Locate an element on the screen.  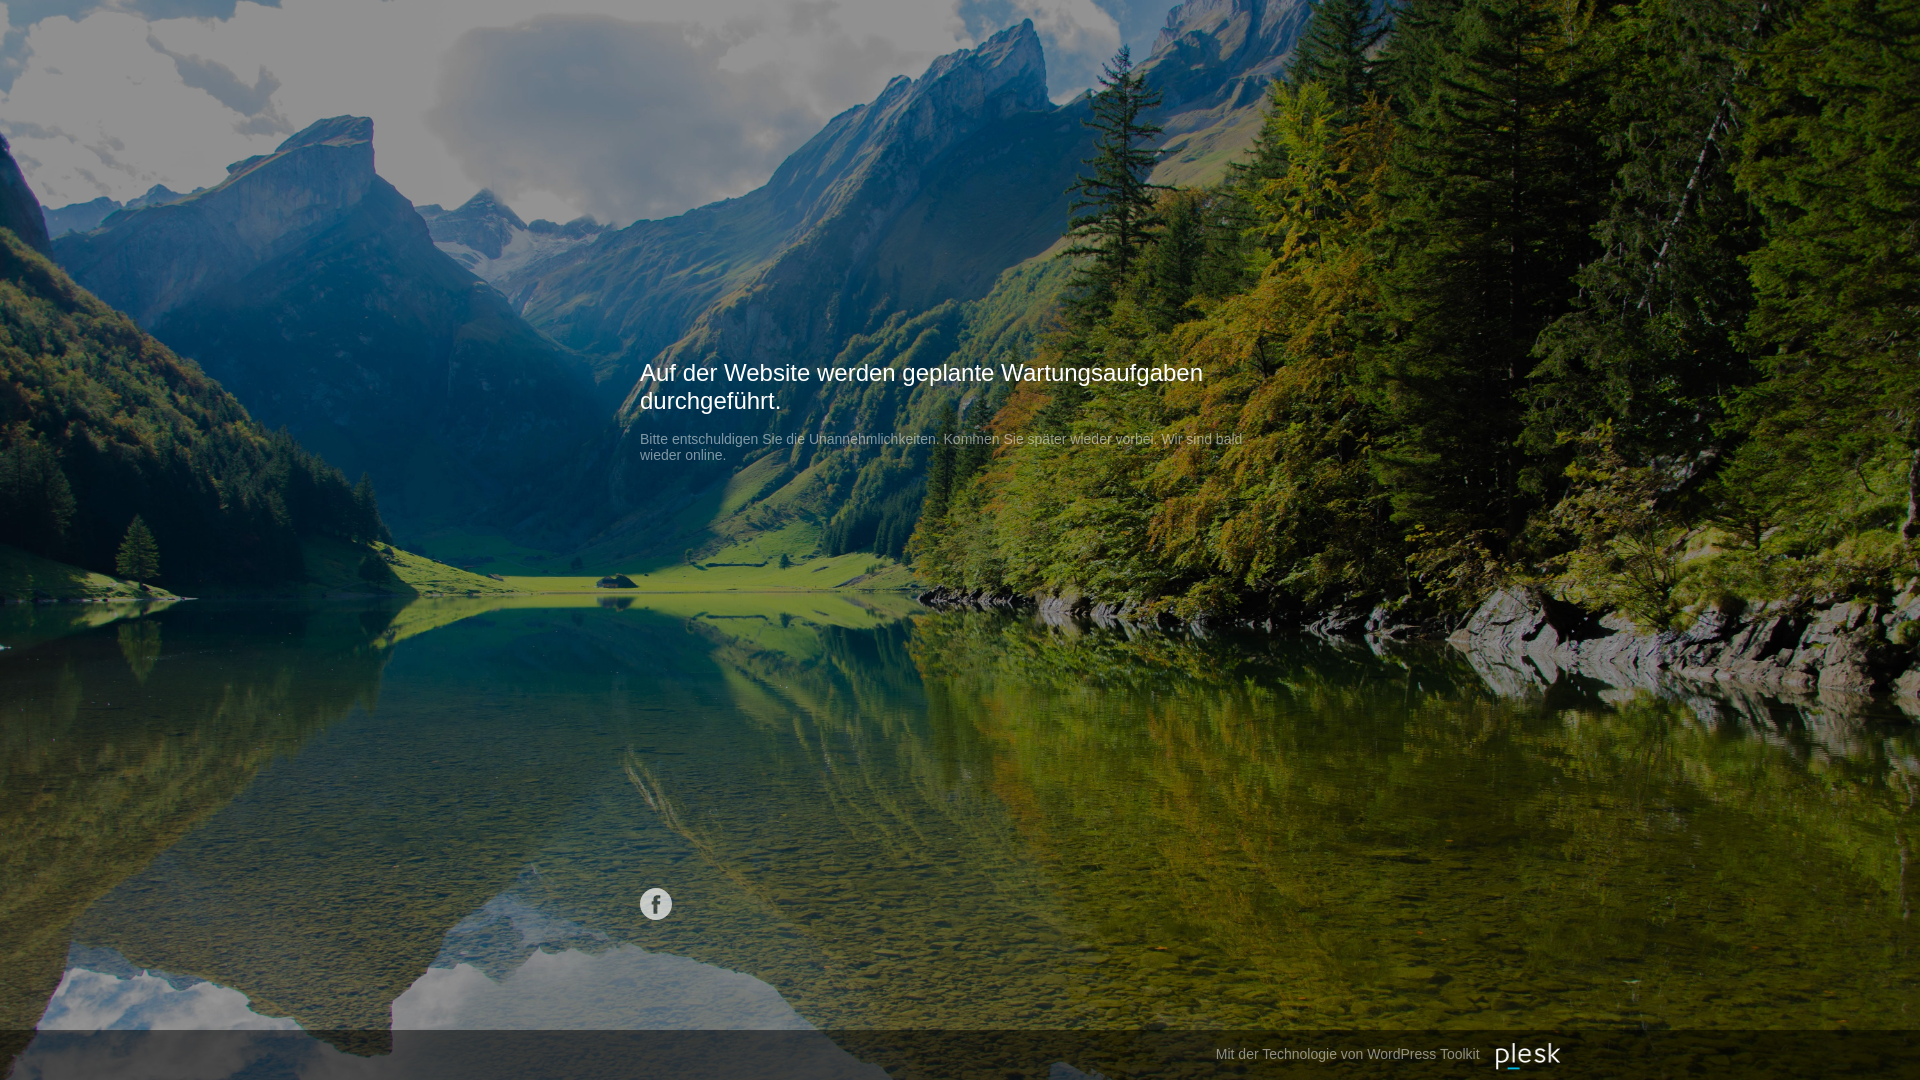
'Facebook' is located at coordinates (656, 903).